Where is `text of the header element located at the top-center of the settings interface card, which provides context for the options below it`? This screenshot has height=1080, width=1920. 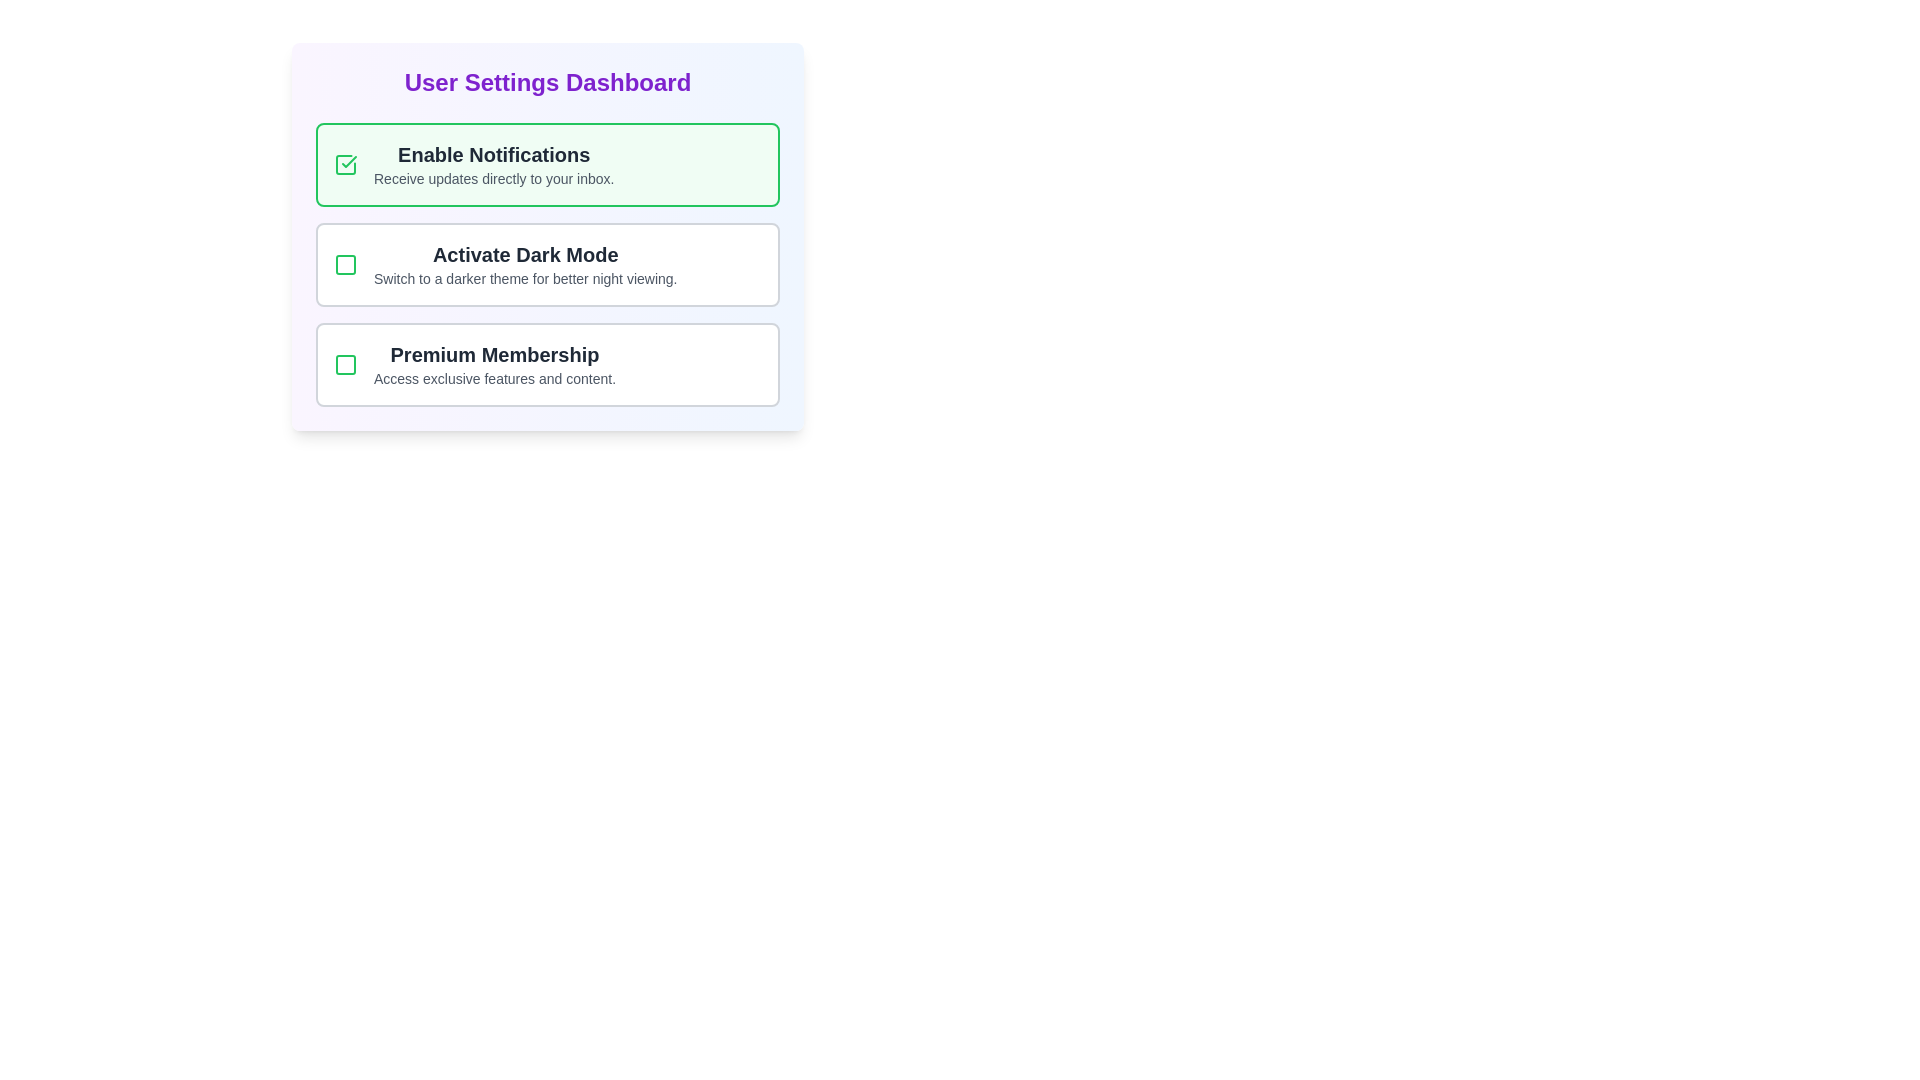
text of the header element located at the top-center of the settings interface card, which provides context for the options below it is located at coordinates (547, 82).